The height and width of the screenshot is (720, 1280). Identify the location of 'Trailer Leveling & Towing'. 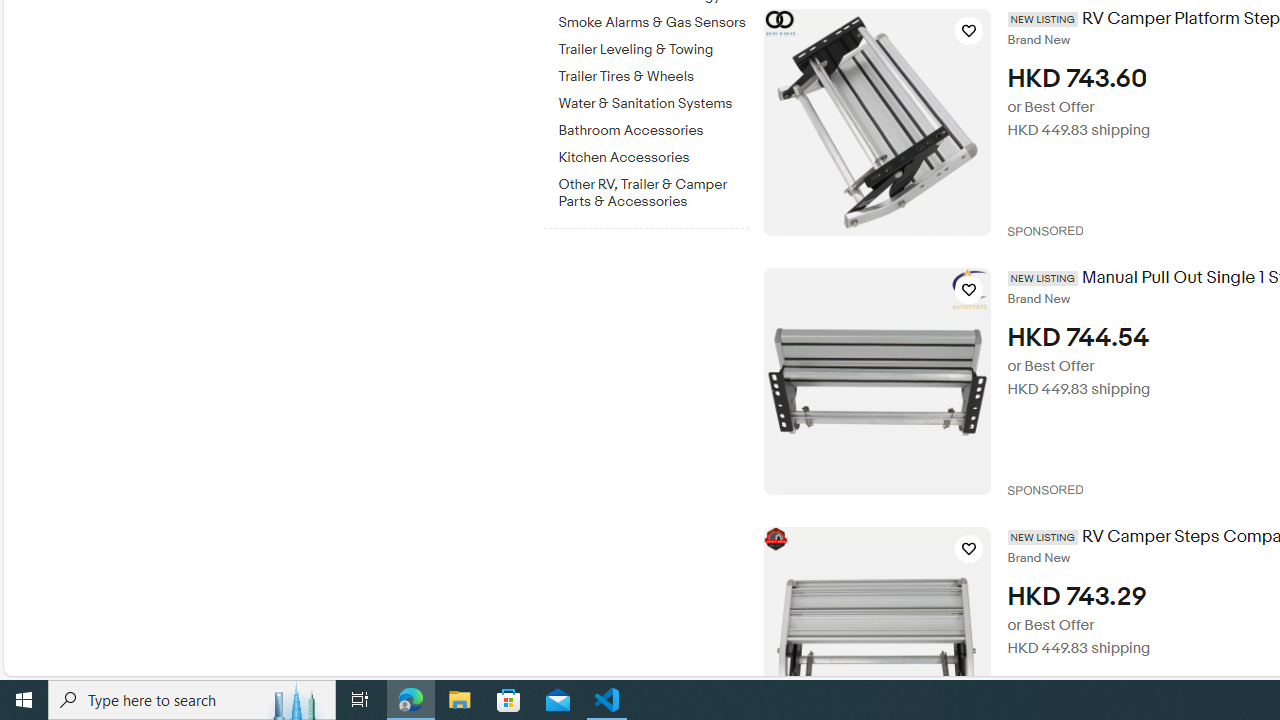
(653, 45).